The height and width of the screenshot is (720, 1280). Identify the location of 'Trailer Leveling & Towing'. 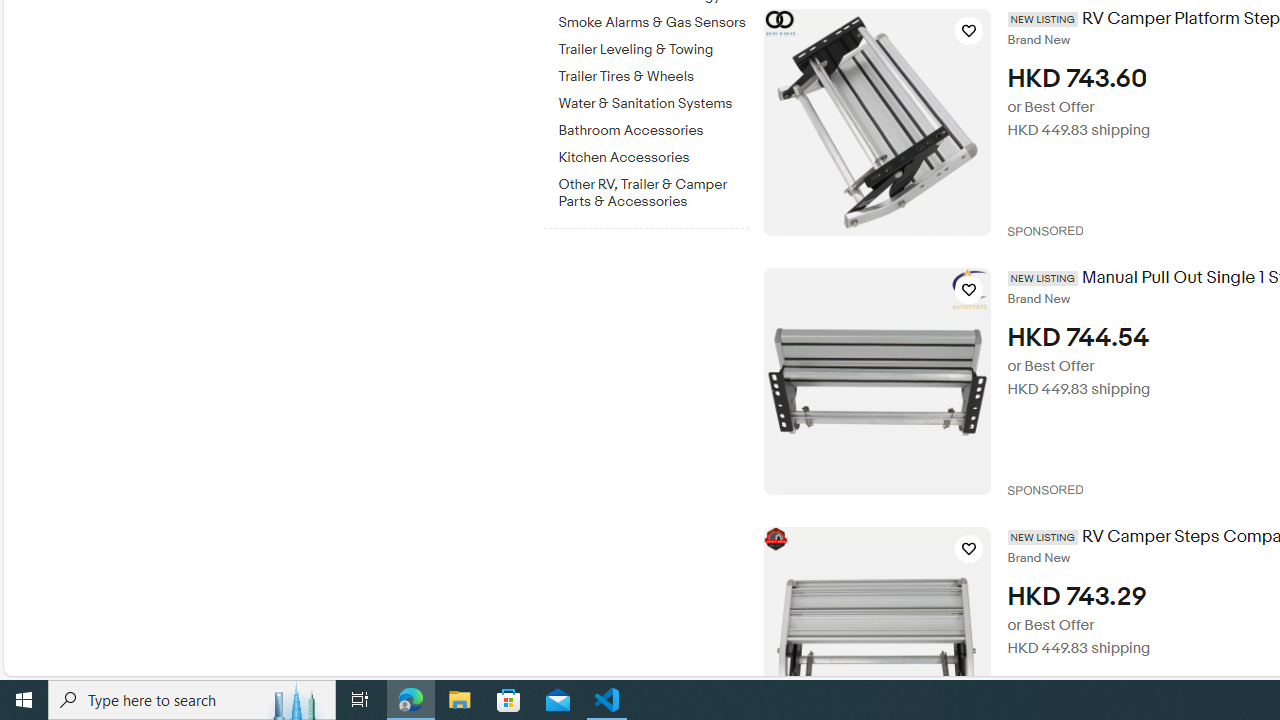
(653, 45).